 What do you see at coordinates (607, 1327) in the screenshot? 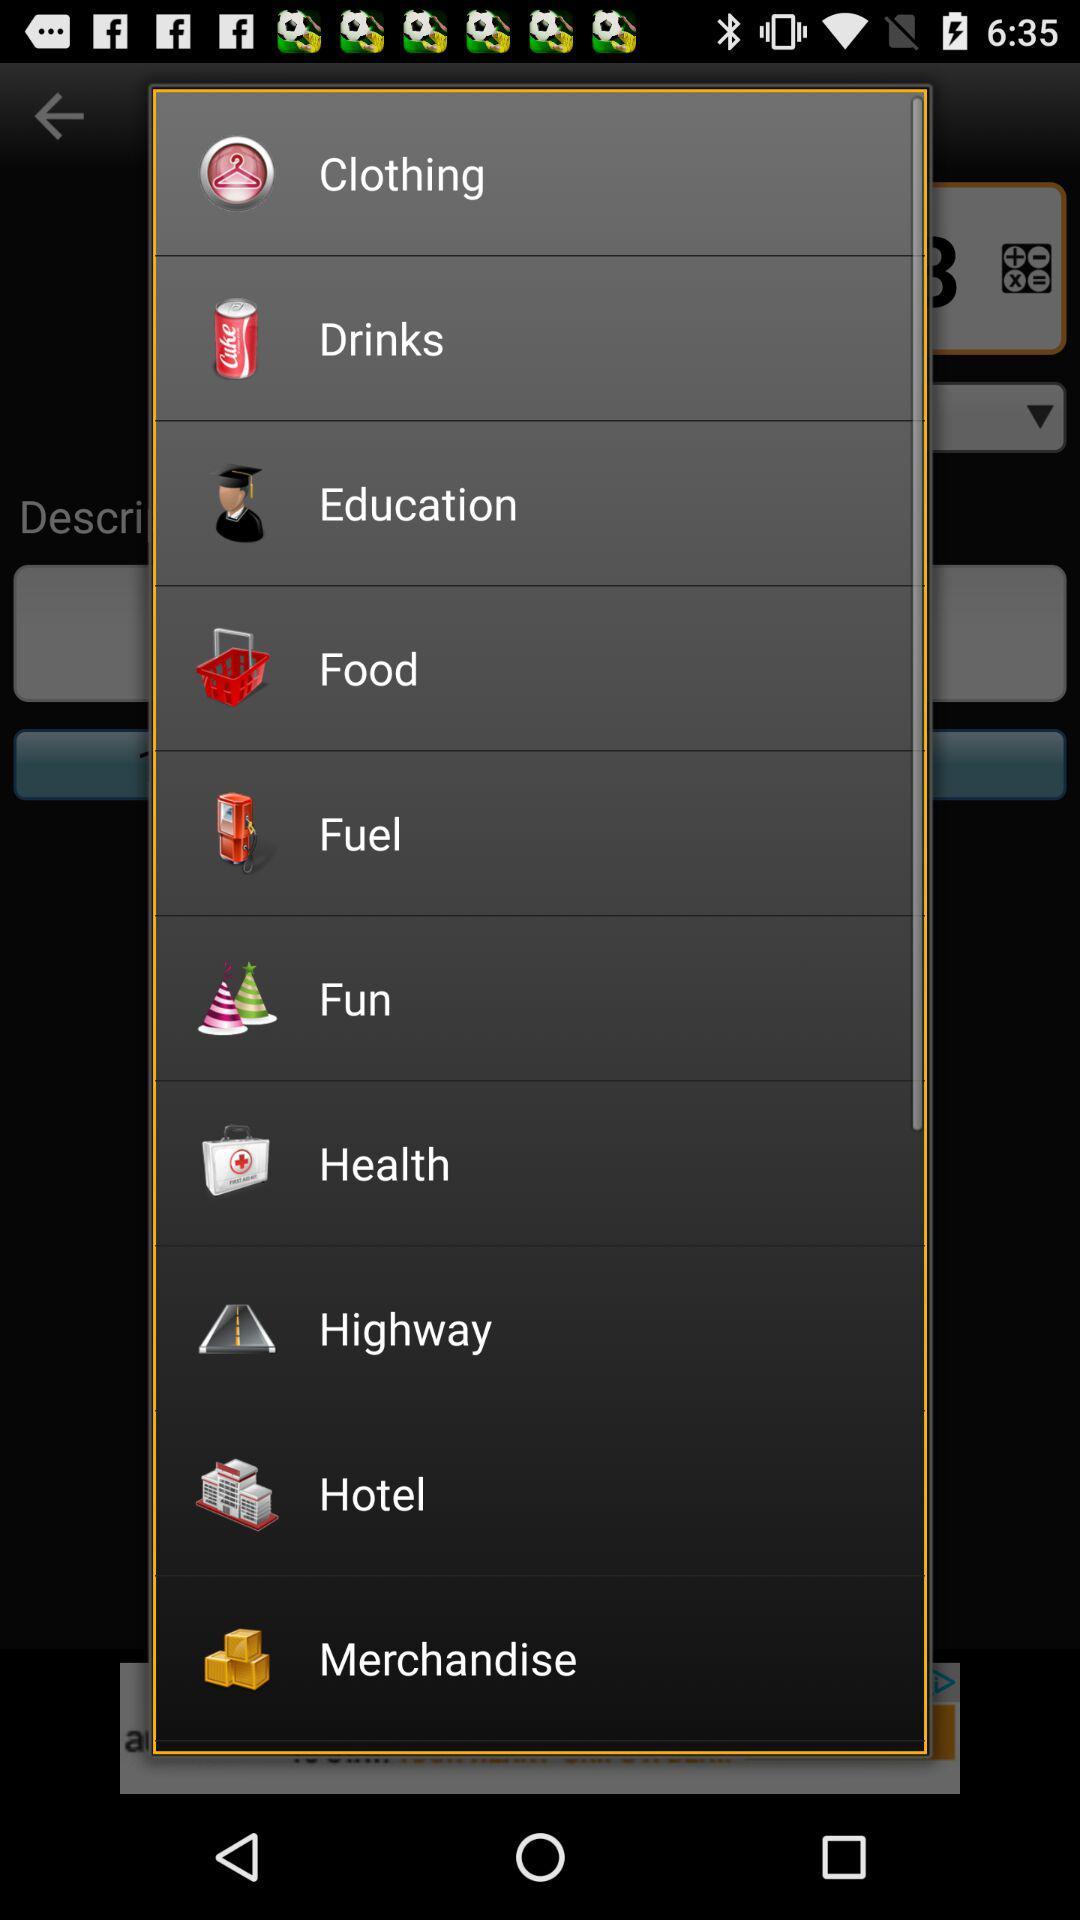
I see `the app below the health item` at bounding box center [607, 1327].